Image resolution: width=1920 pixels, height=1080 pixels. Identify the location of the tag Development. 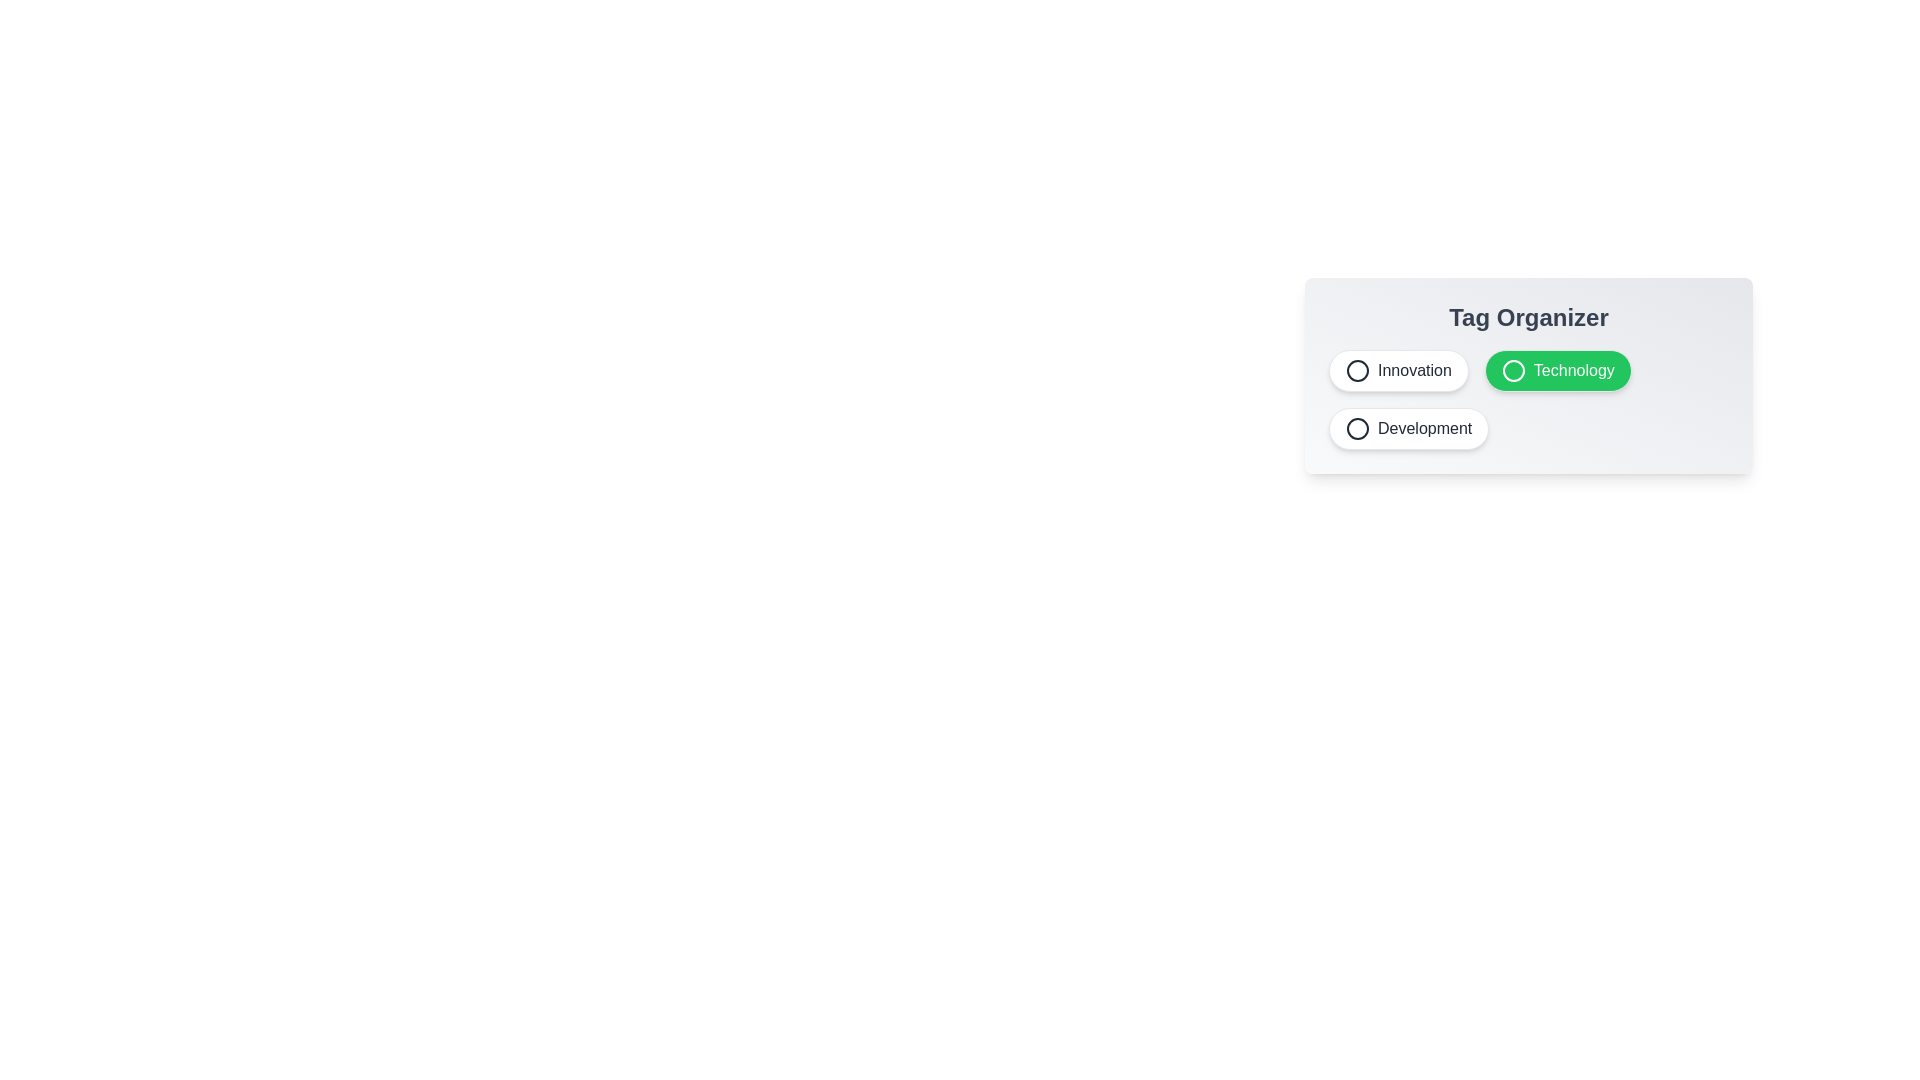
(1408, 427).